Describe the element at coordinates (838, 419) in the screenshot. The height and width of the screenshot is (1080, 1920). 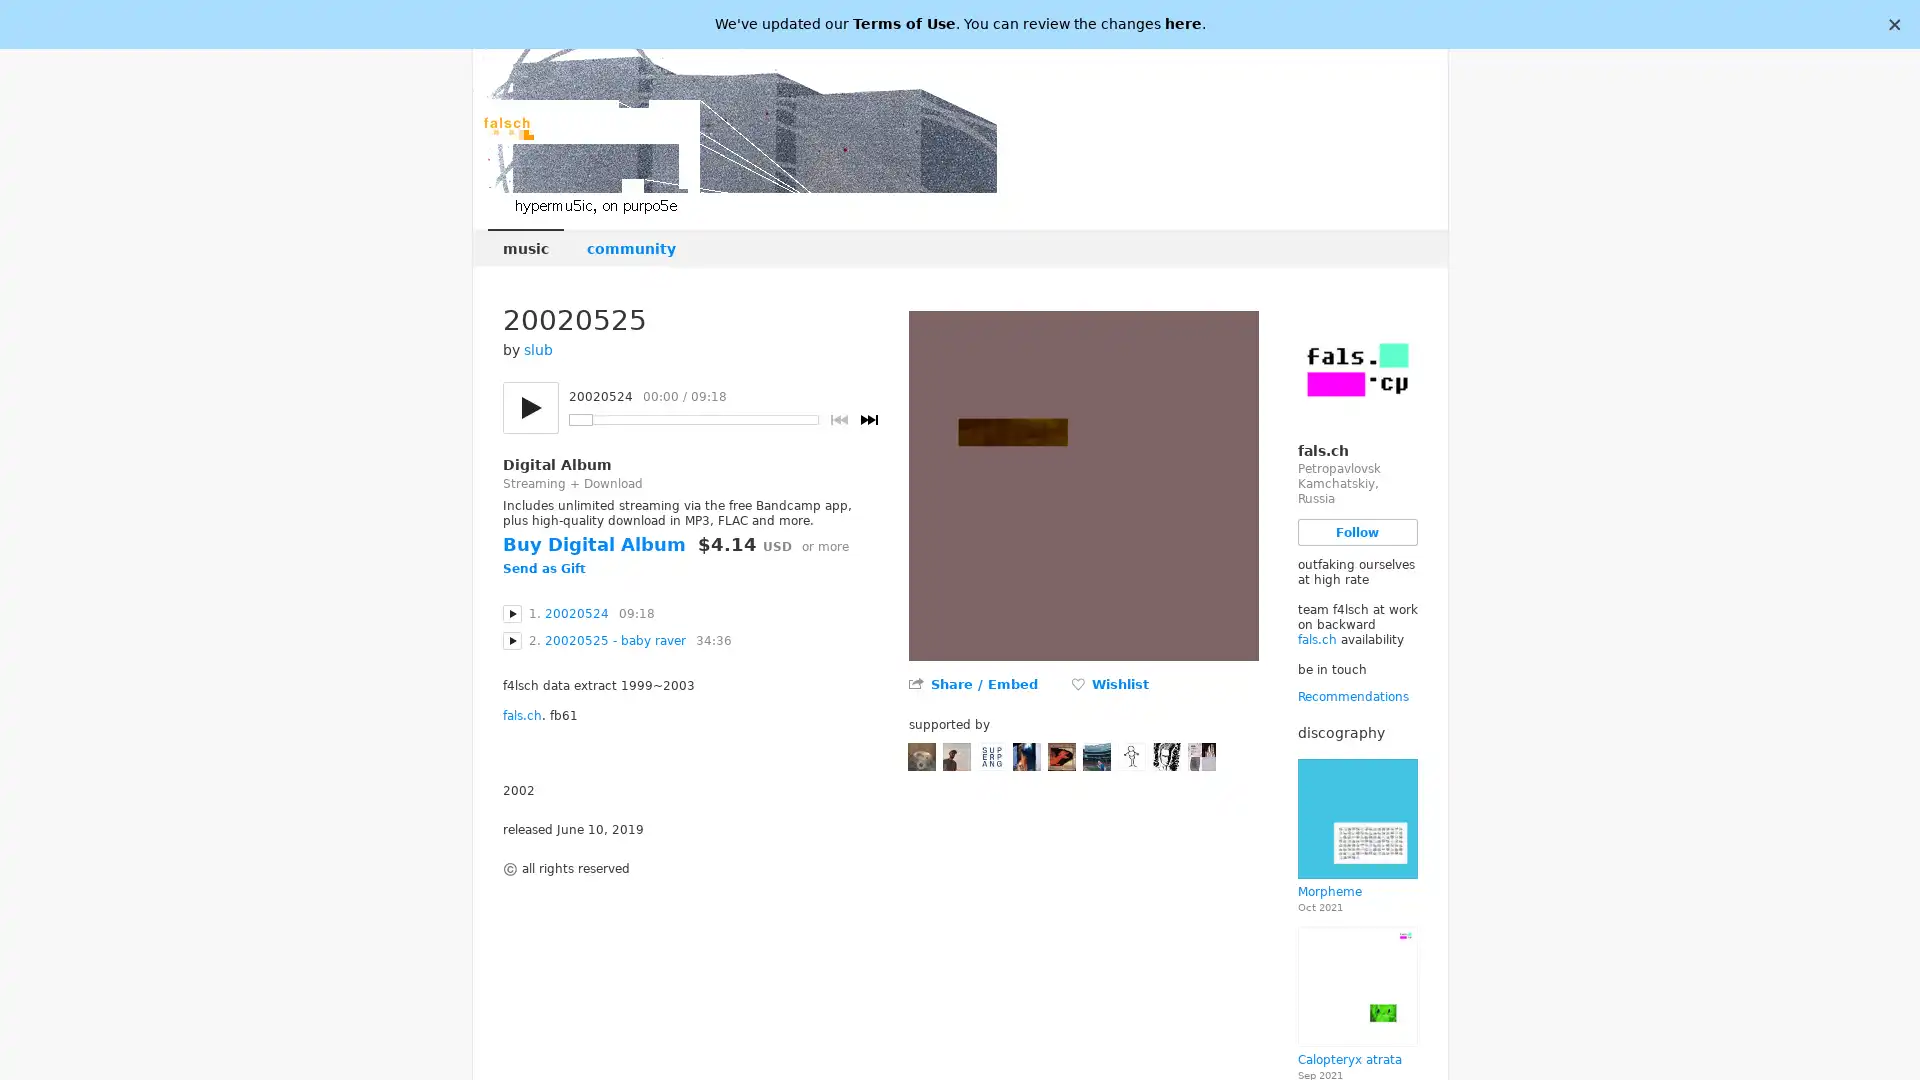
I see `Previous track` at that location.